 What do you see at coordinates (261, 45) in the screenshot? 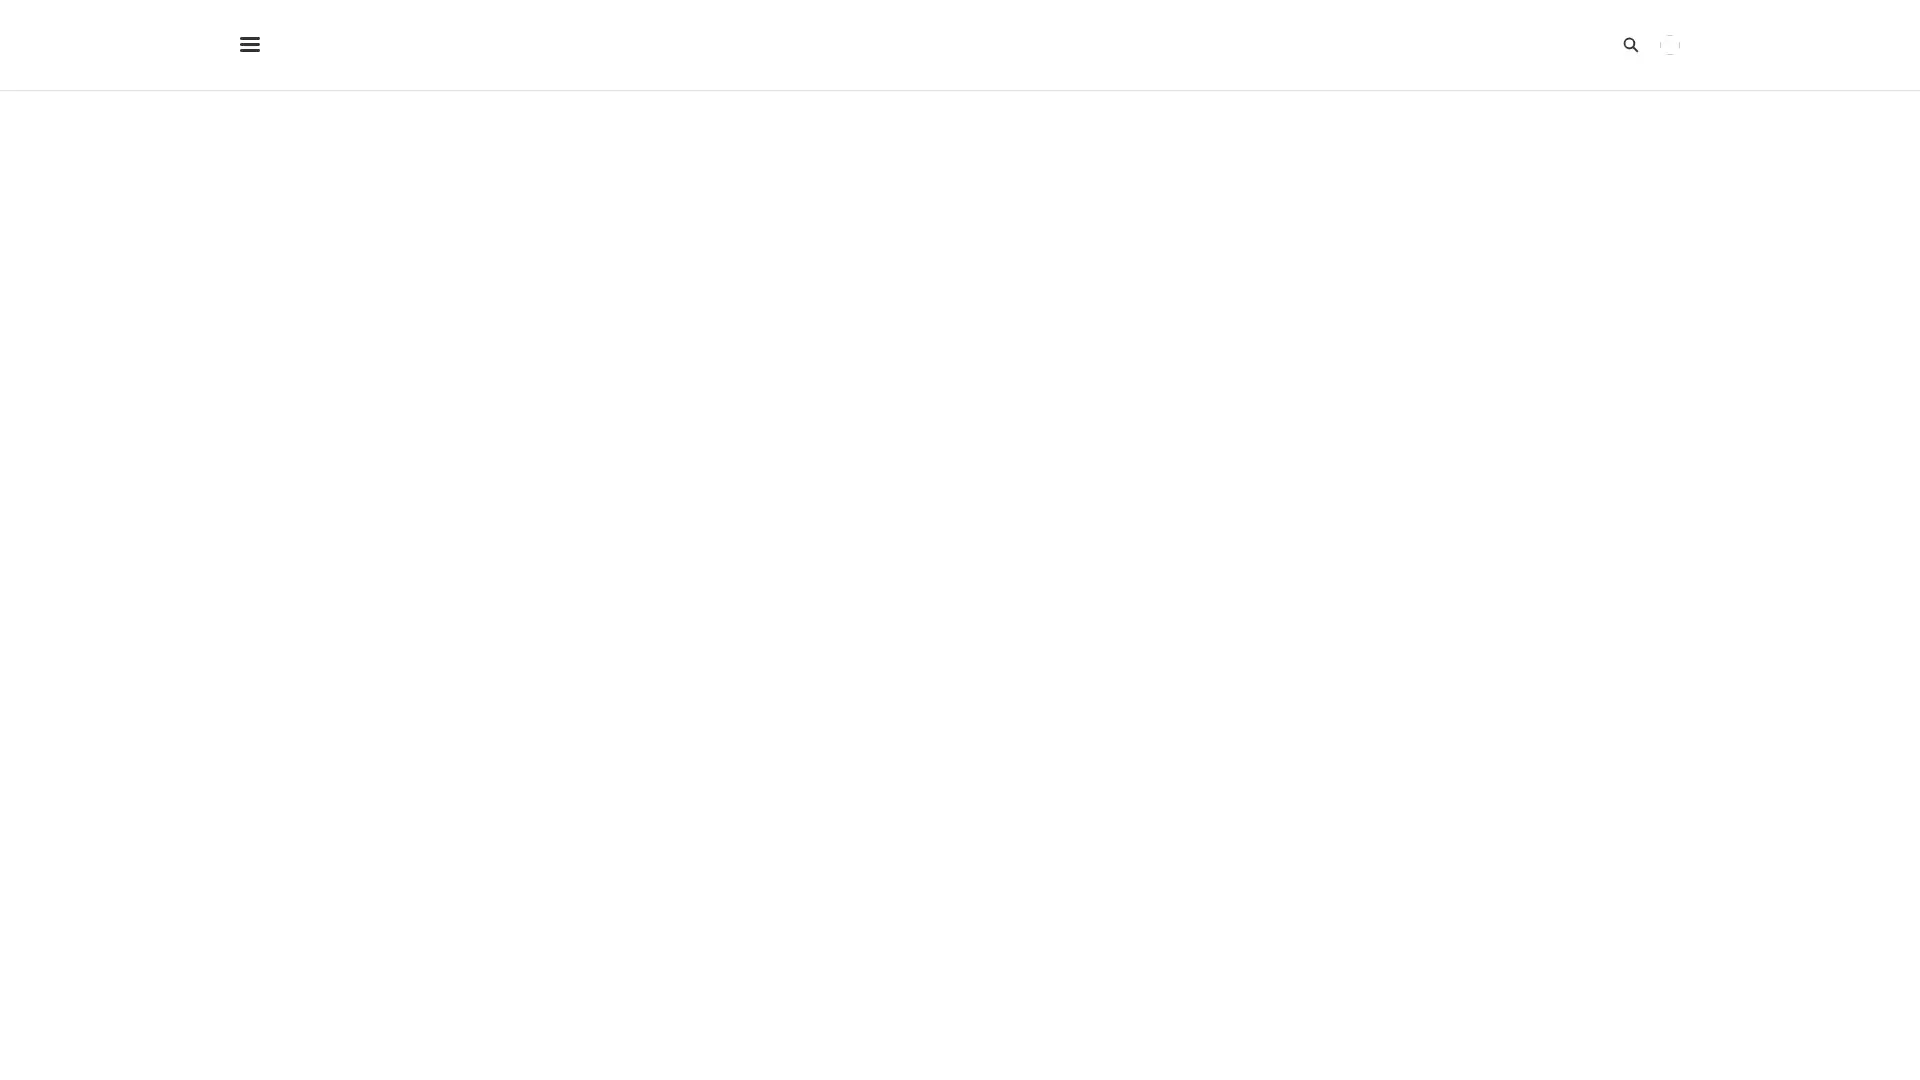
I see `Navigation menu` at bounding box center [261, 45].